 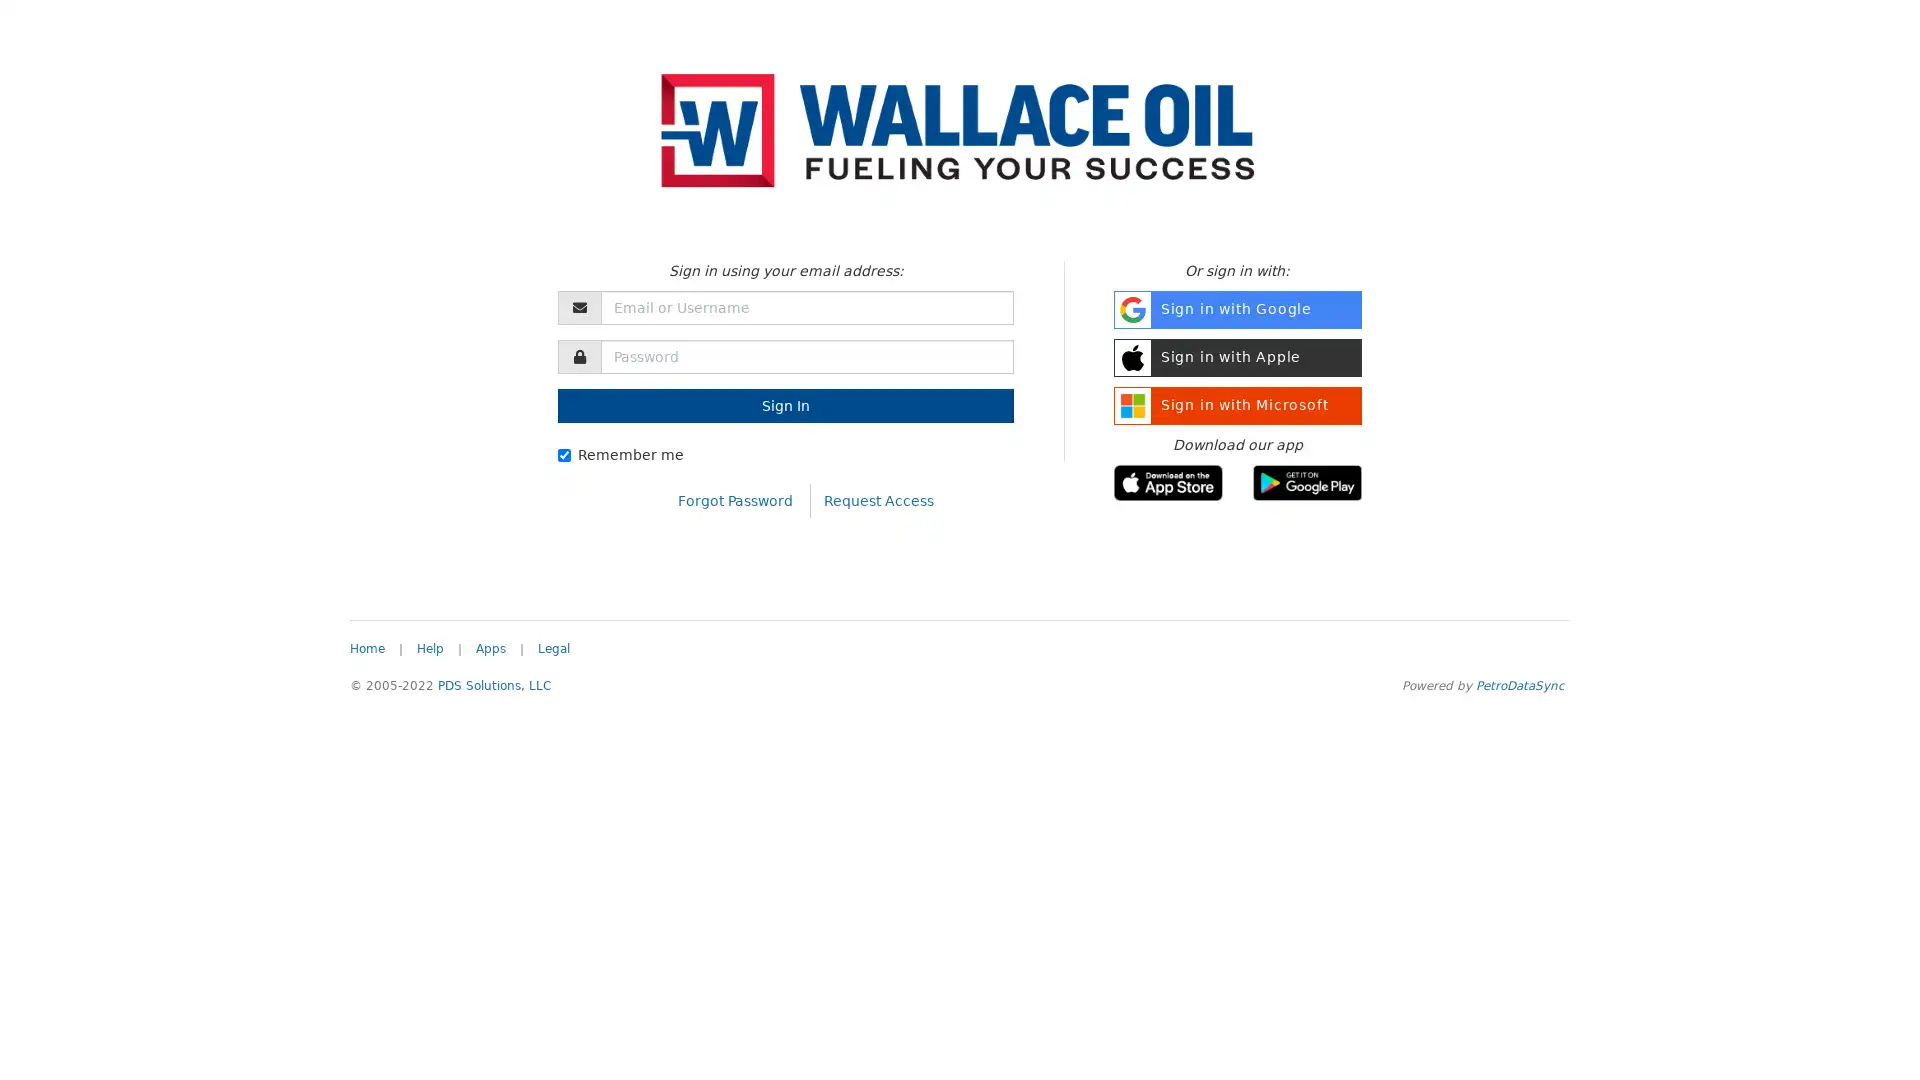 I want to click on Sign In, so click(x=785, y=405).